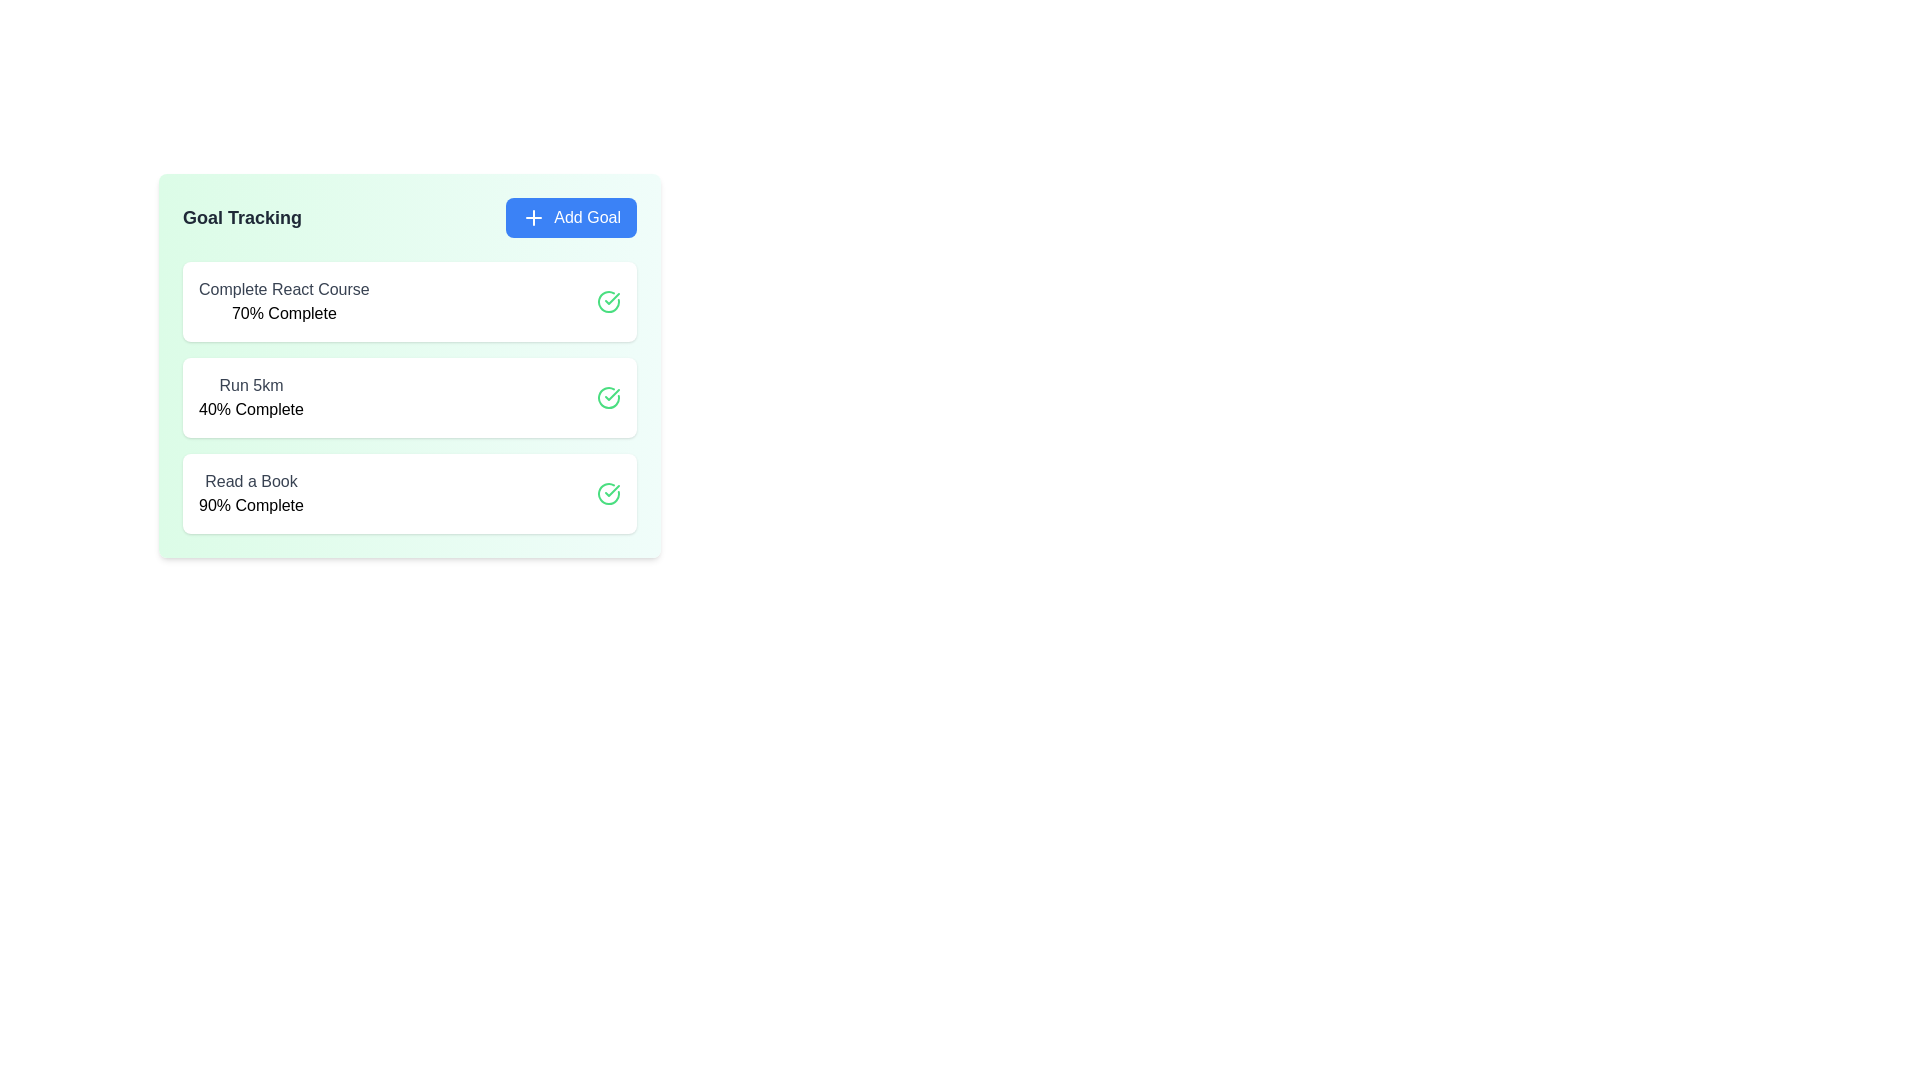 The image size is (1920, 1080). Describe the element at coordinates (250, 493) in the screenshot. I see `the Text Display Block that shows 'Read a Book' and '90% Complete', located in the third card from the top in the vertically stacked list of cards` at that location.